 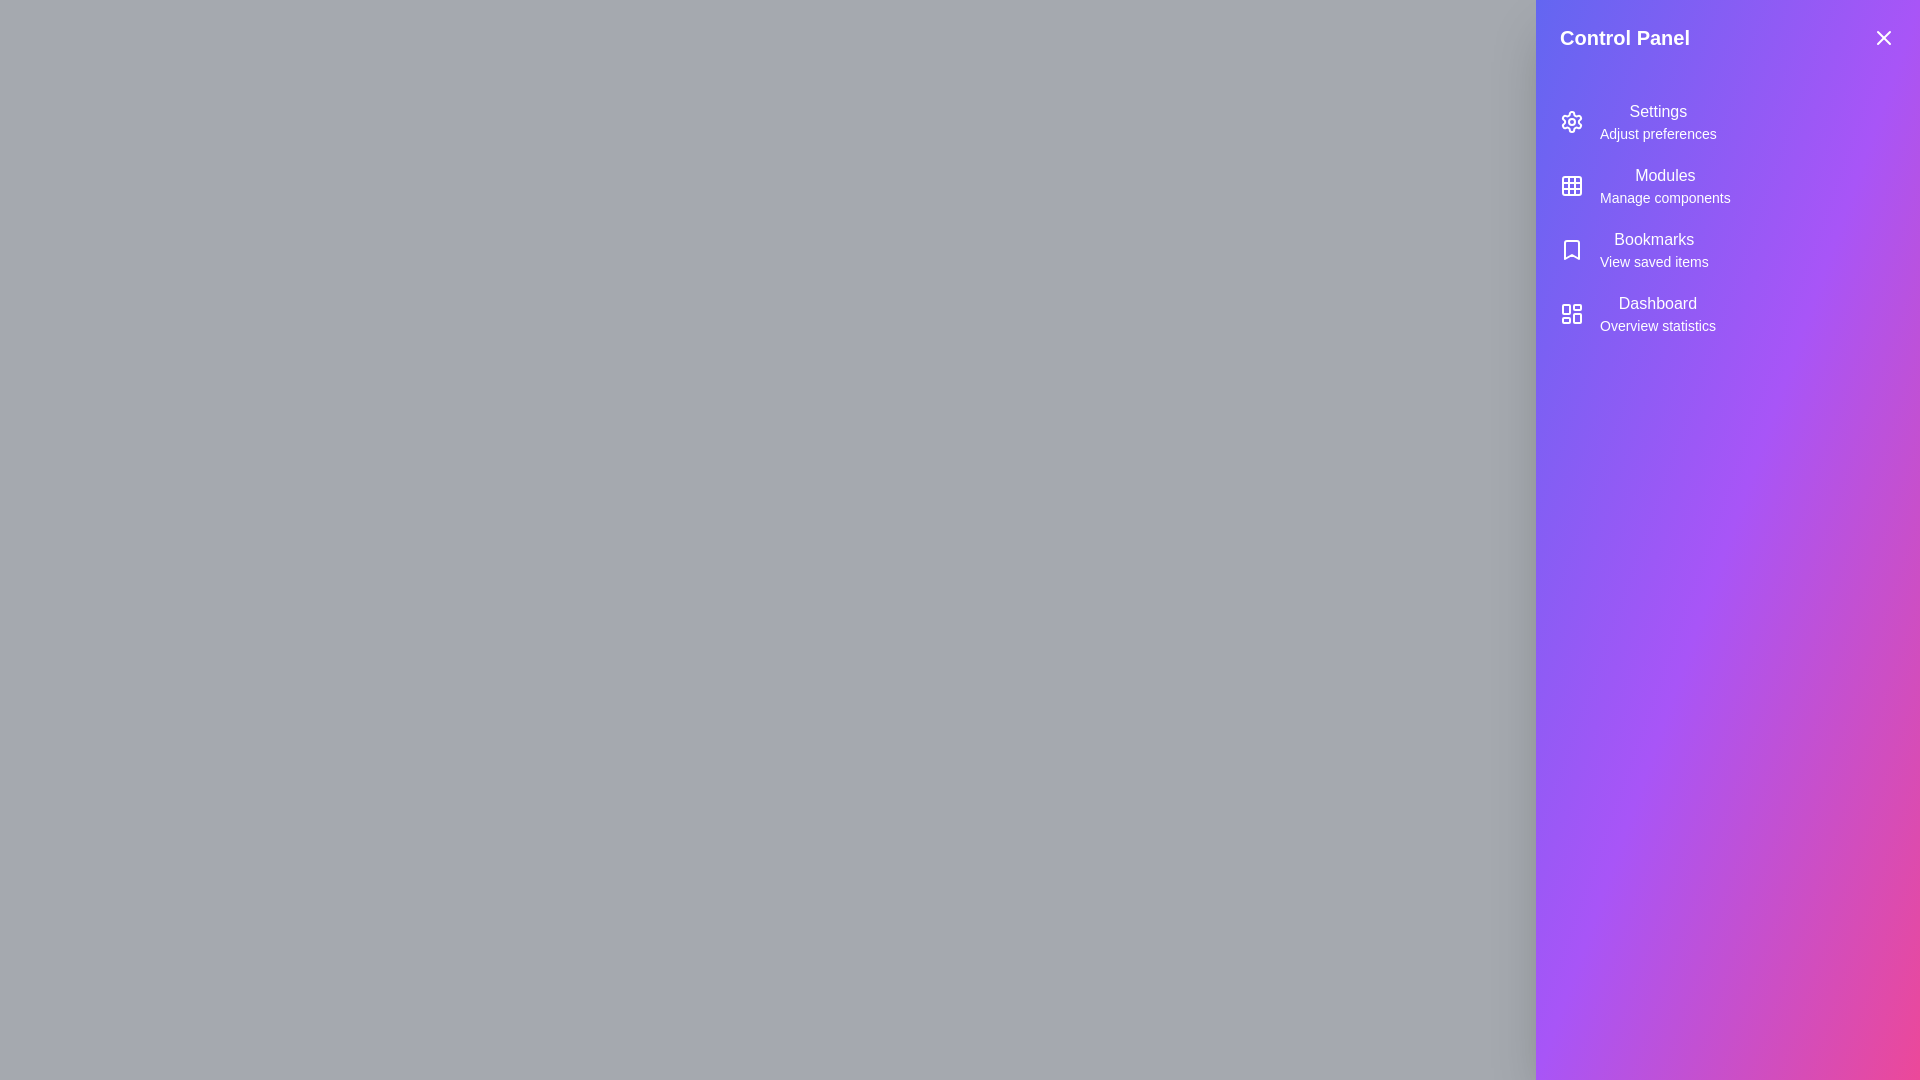 I want to click on the 'Dashboard' Navigation menu item in the Control Panel sidebar for keyboard navigation, so click(x=1727, y=313).